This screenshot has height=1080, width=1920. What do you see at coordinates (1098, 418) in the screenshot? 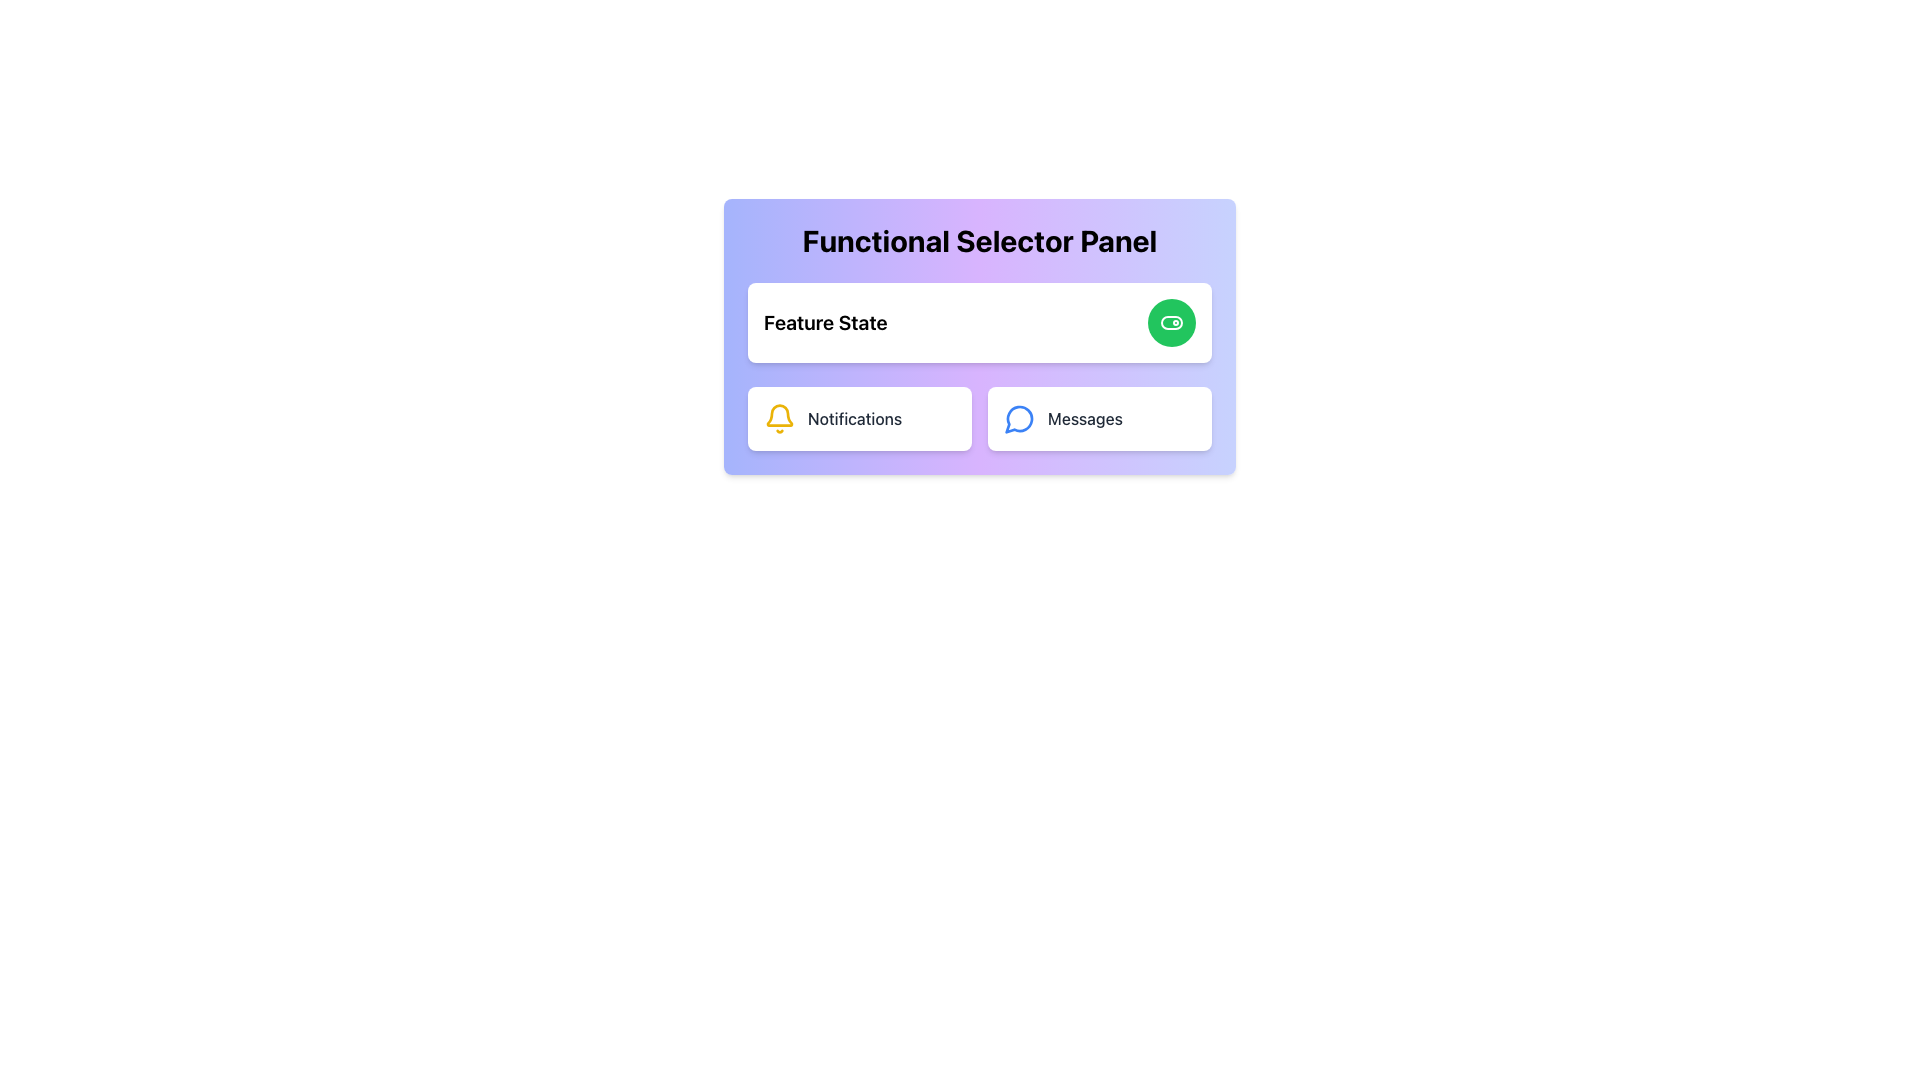
I see `the 'Messages' button, which is the second button in the grid layout, located in the bottom-right corner of the 'Functional Selector Panel'` at bounding box center [1098, 418].